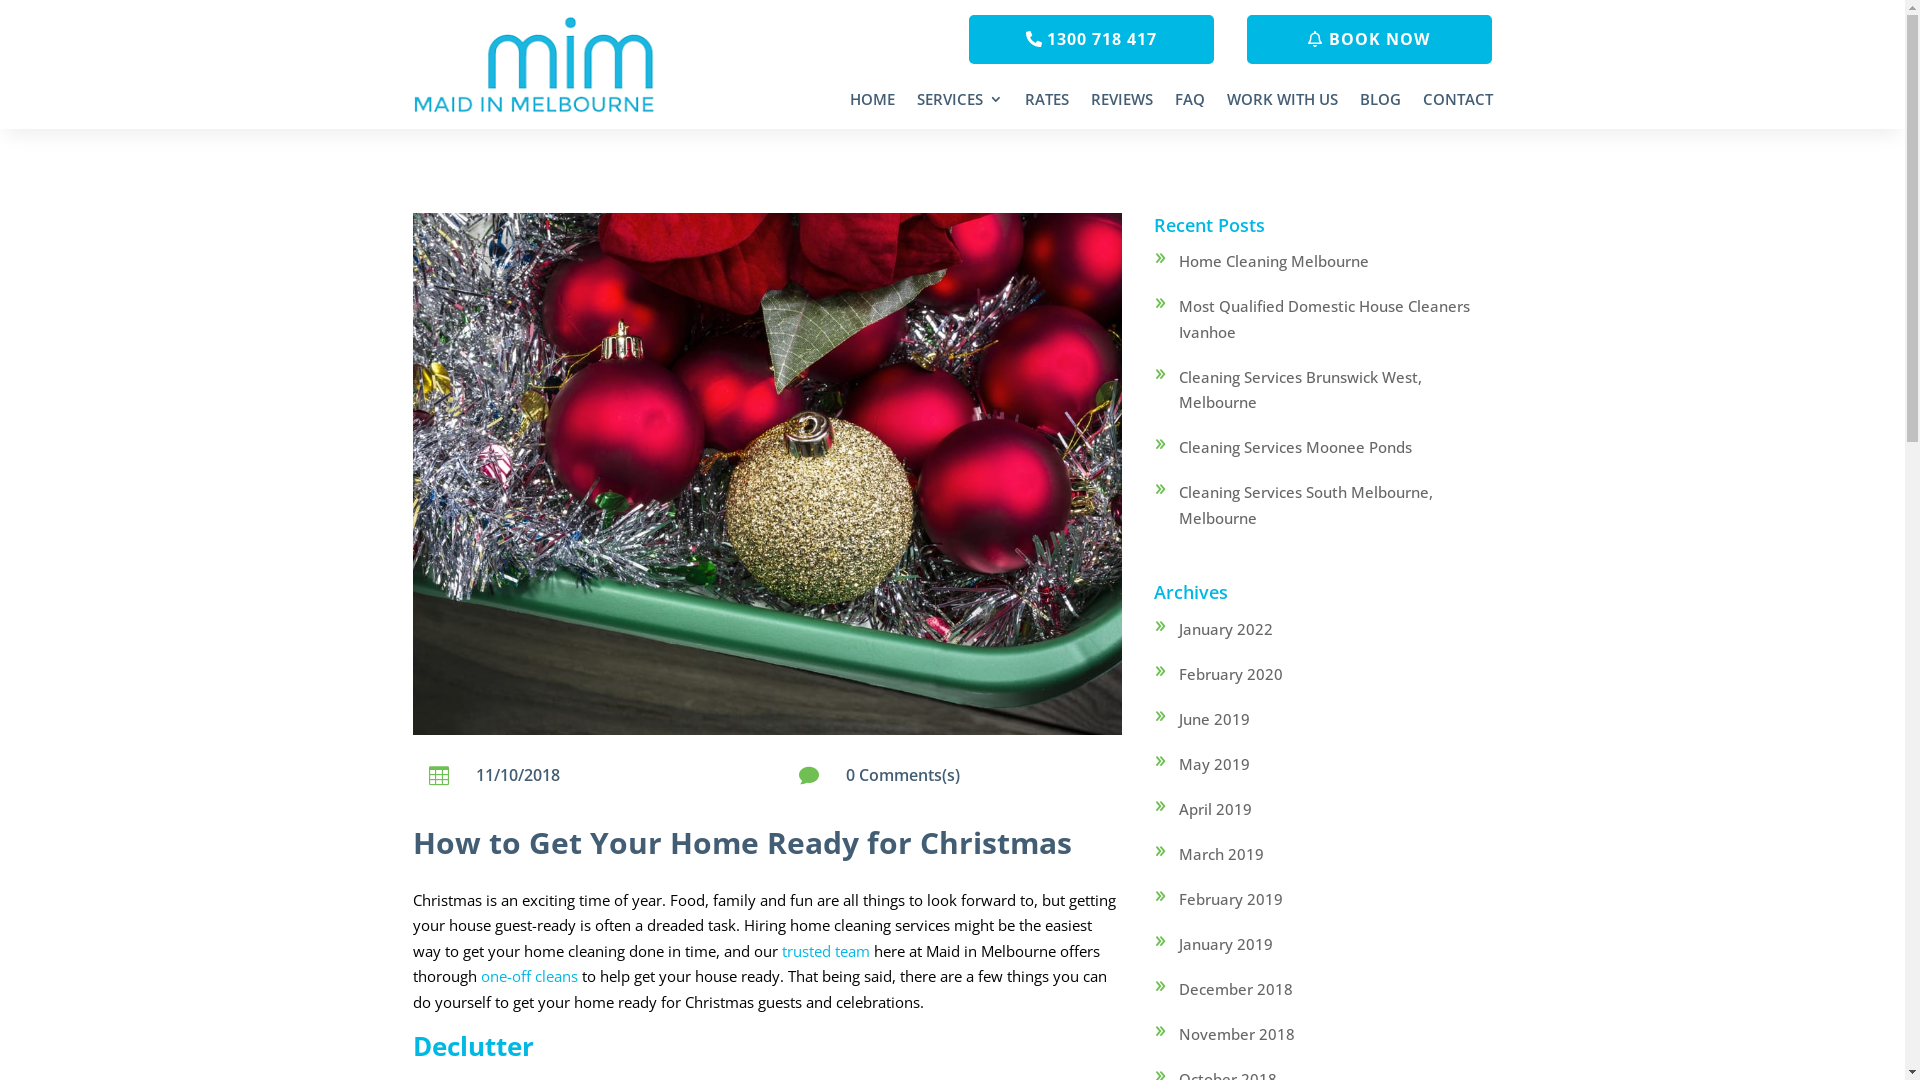  I want to click on 'Most Qualified Domestic House Cleaners Ivanhoe', so click(1324, 318).